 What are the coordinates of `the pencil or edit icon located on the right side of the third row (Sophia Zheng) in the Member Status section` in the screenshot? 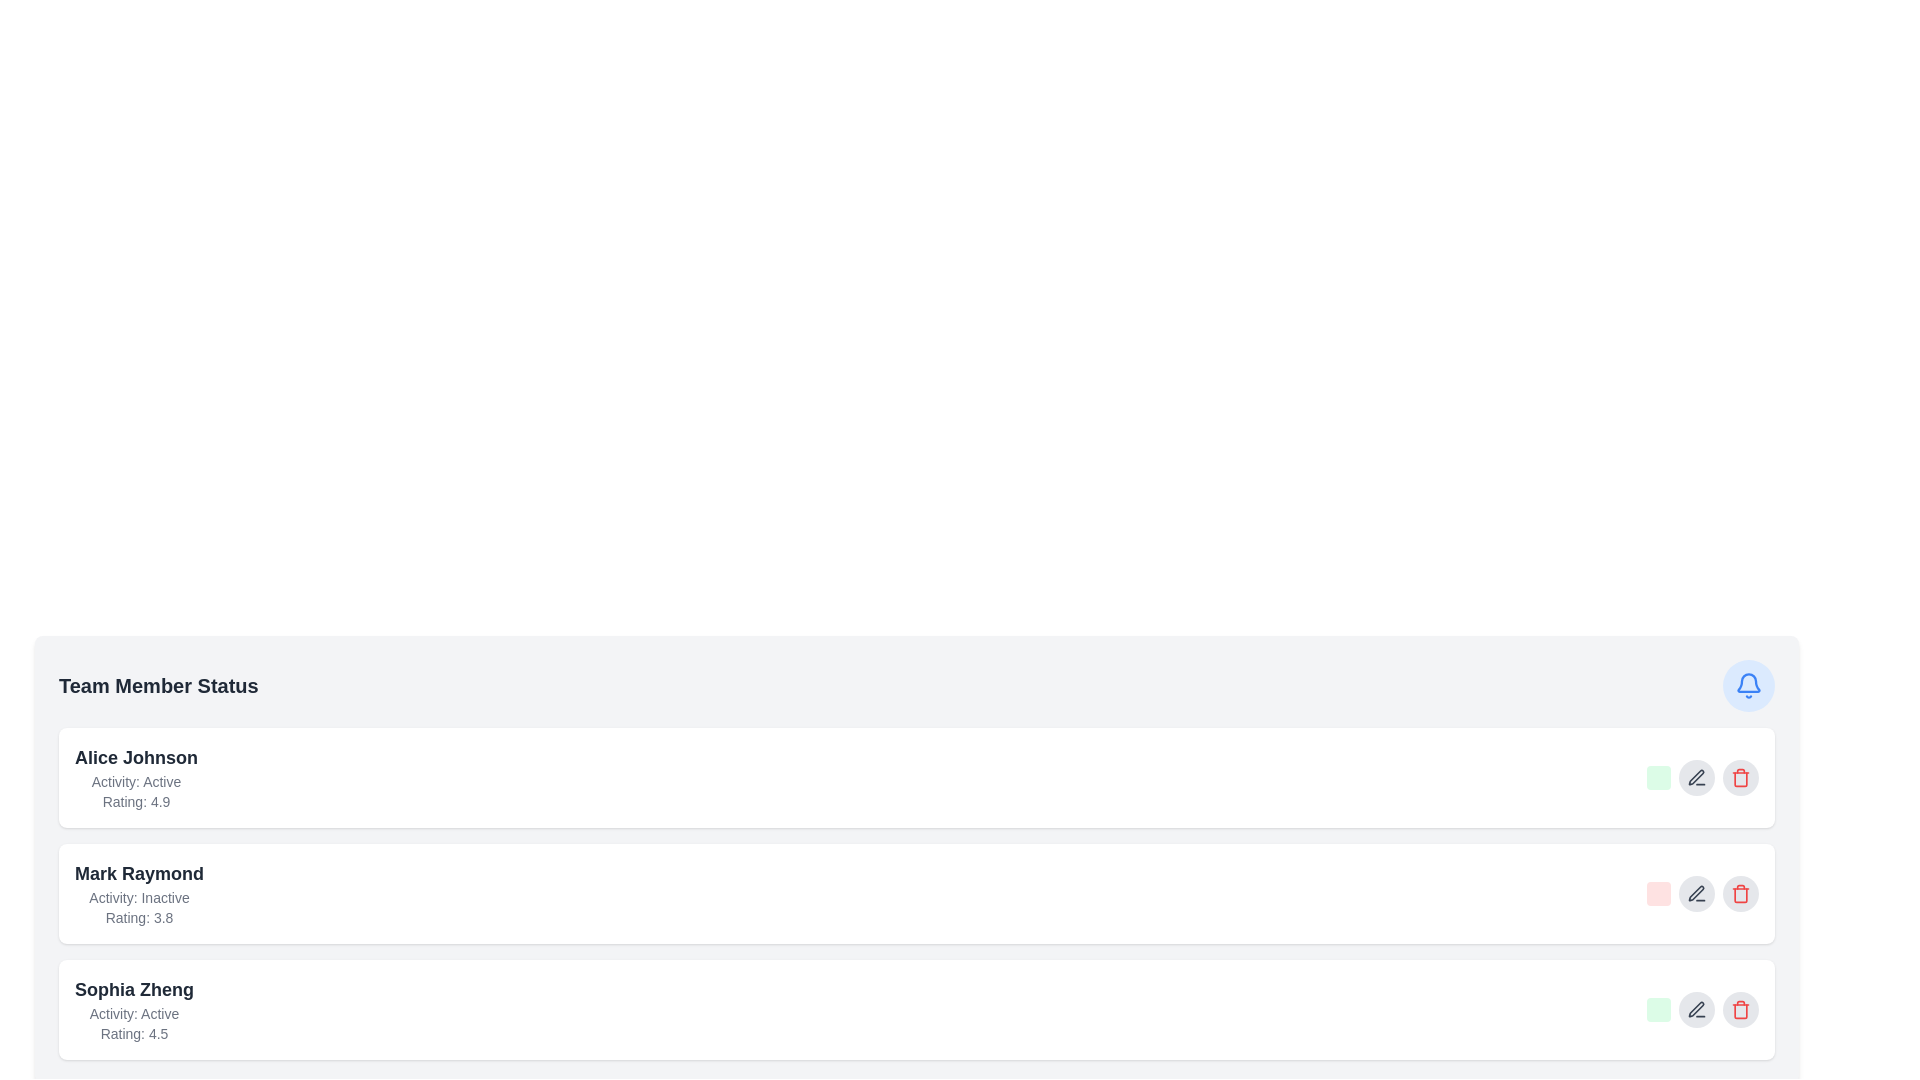 It's located at (1695, 1009).